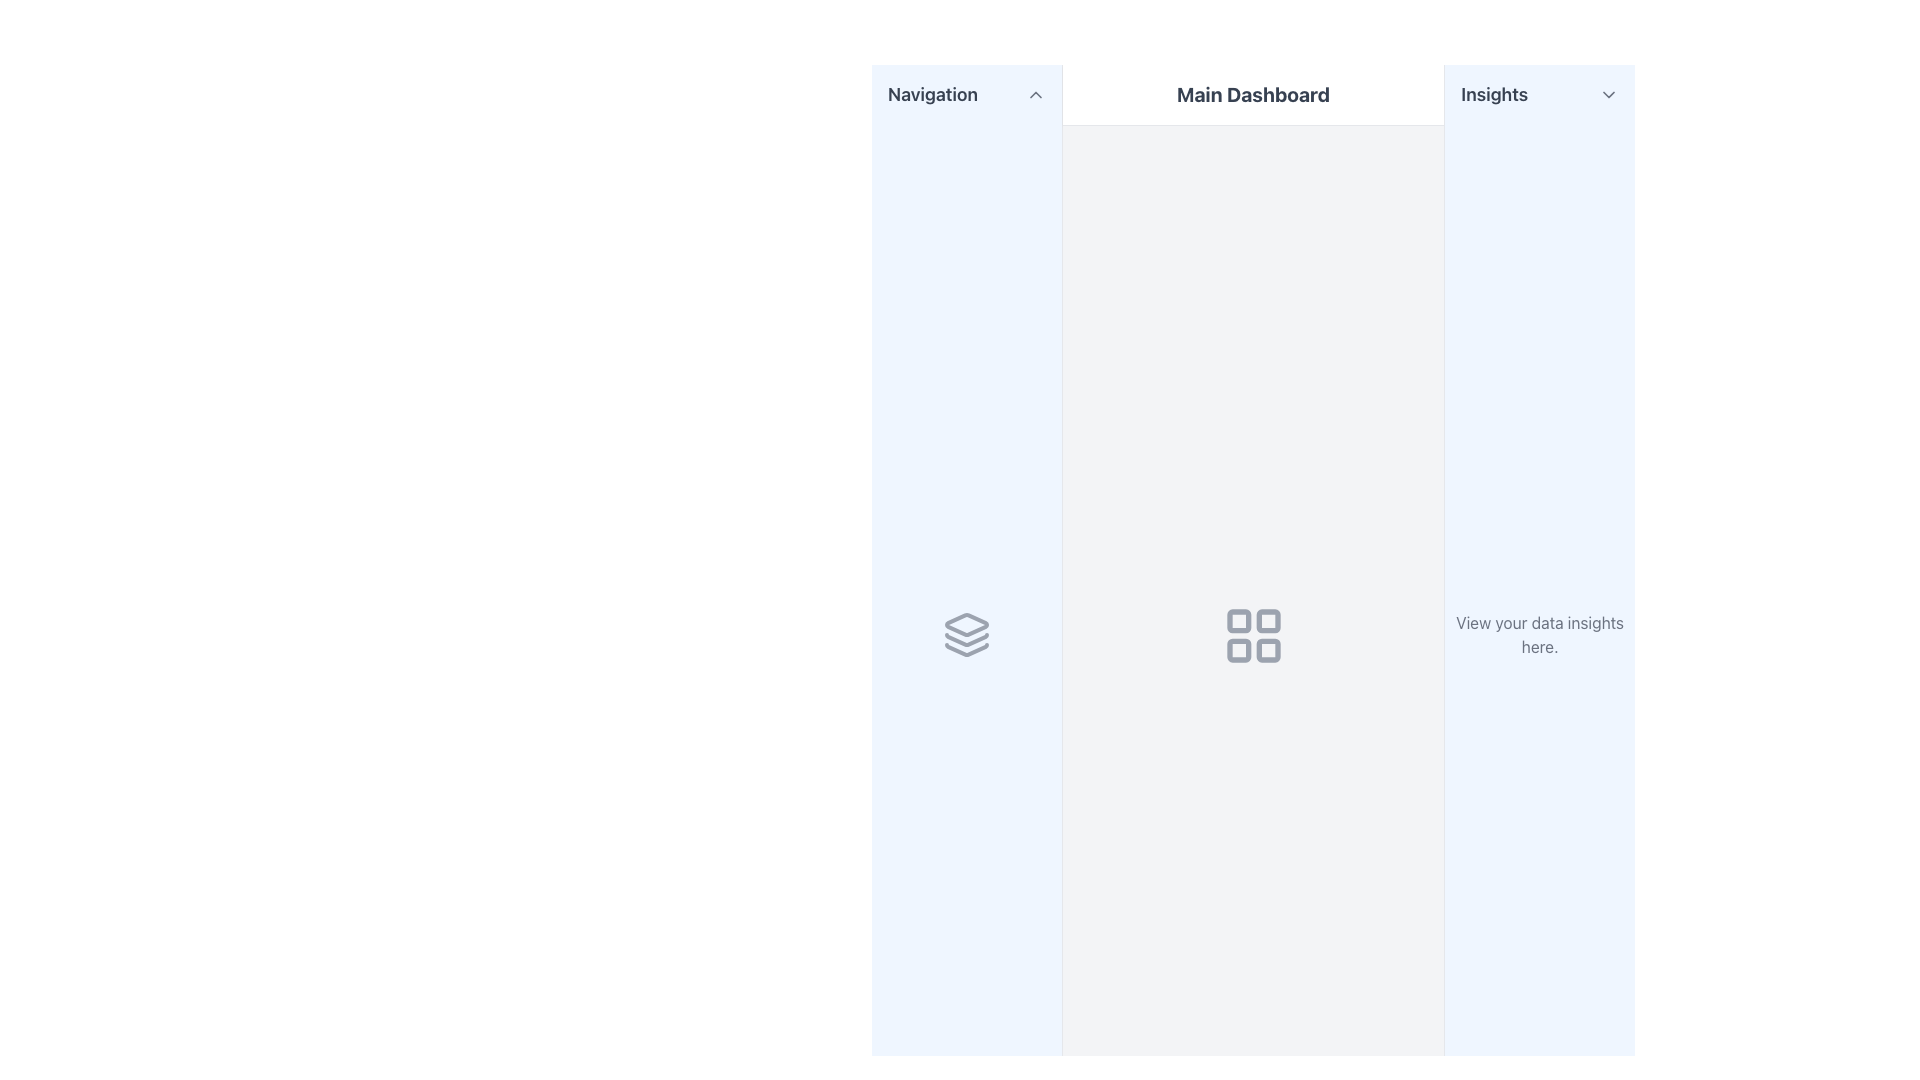 This screenshot has height=1080, width=1920. I want to click on the layout or grid view icon located in the main content area, centrally aligned and positioned slightly below the vertical center, so click(1252, 635).